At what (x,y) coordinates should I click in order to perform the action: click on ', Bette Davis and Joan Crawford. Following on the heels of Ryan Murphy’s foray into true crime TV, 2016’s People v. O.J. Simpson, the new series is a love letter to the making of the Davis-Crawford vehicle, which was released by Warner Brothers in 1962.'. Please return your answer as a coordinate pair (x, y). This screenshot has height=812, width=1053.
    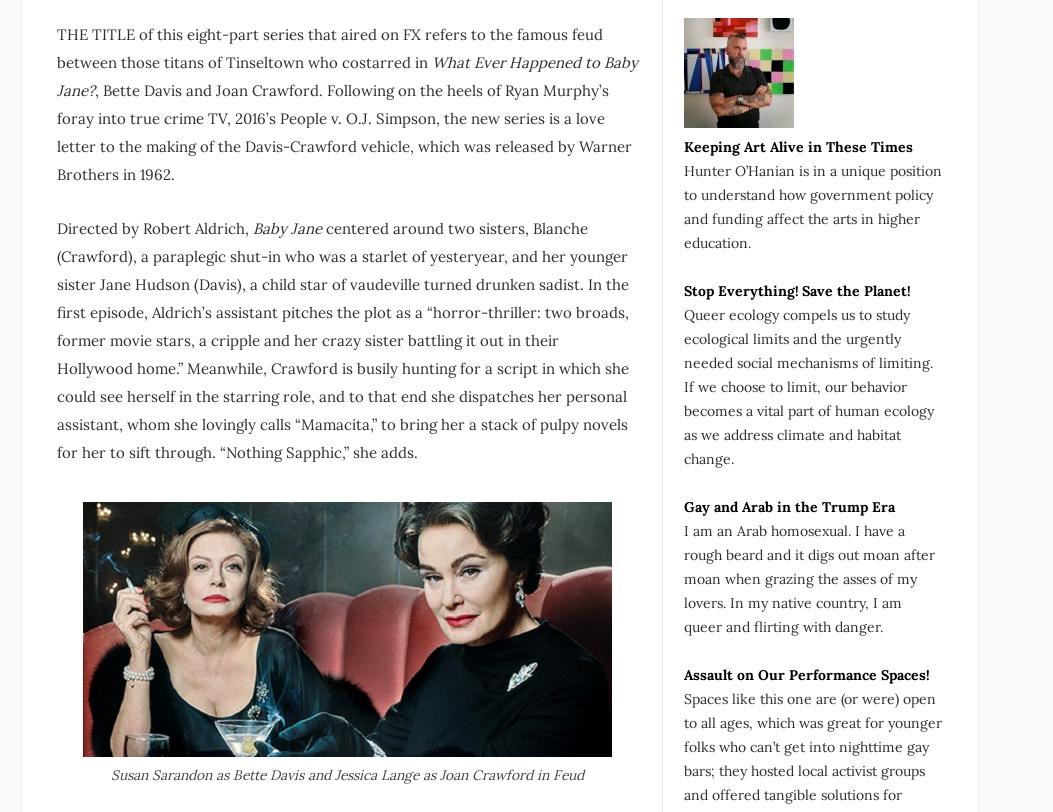
    Looking at the image, I should click on (343, 132).